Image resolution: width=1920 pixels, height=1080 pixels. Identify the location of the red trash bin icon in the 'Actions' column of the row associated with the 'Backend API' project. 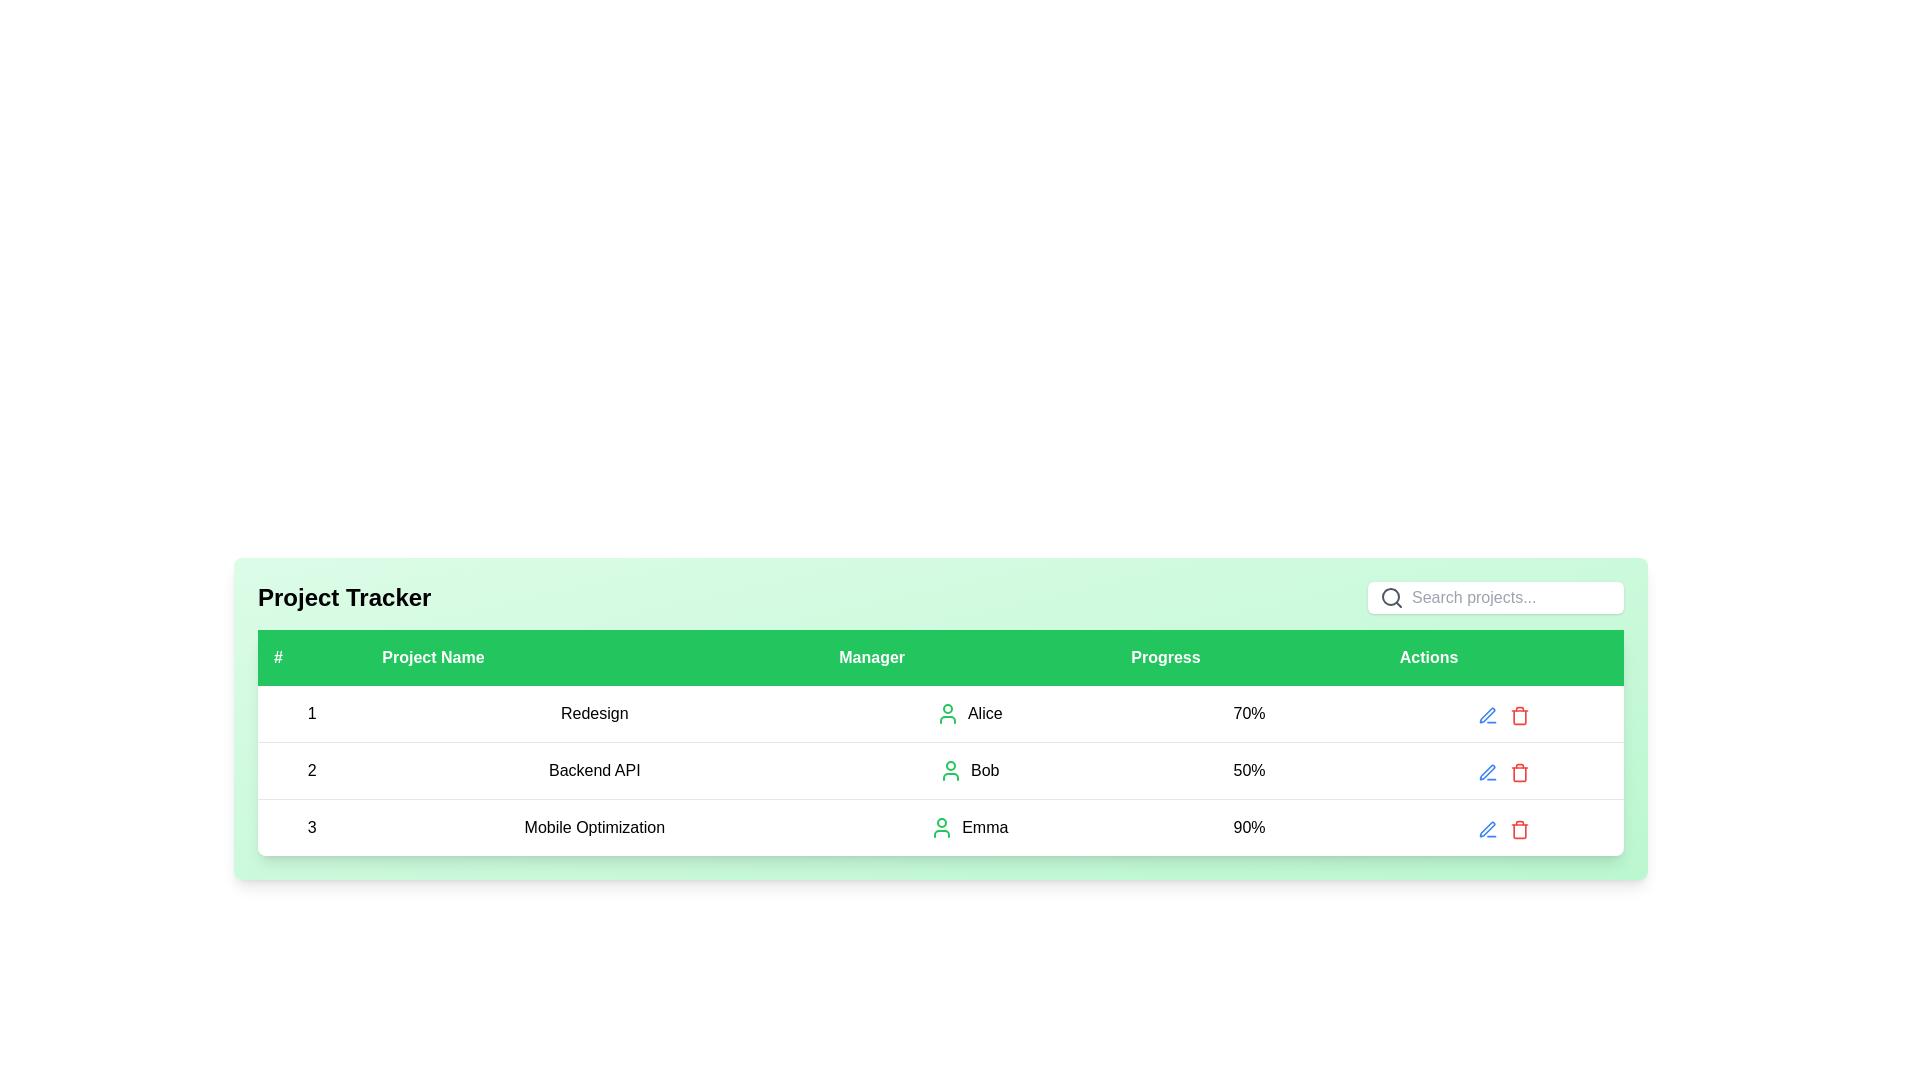
(1503, 771).